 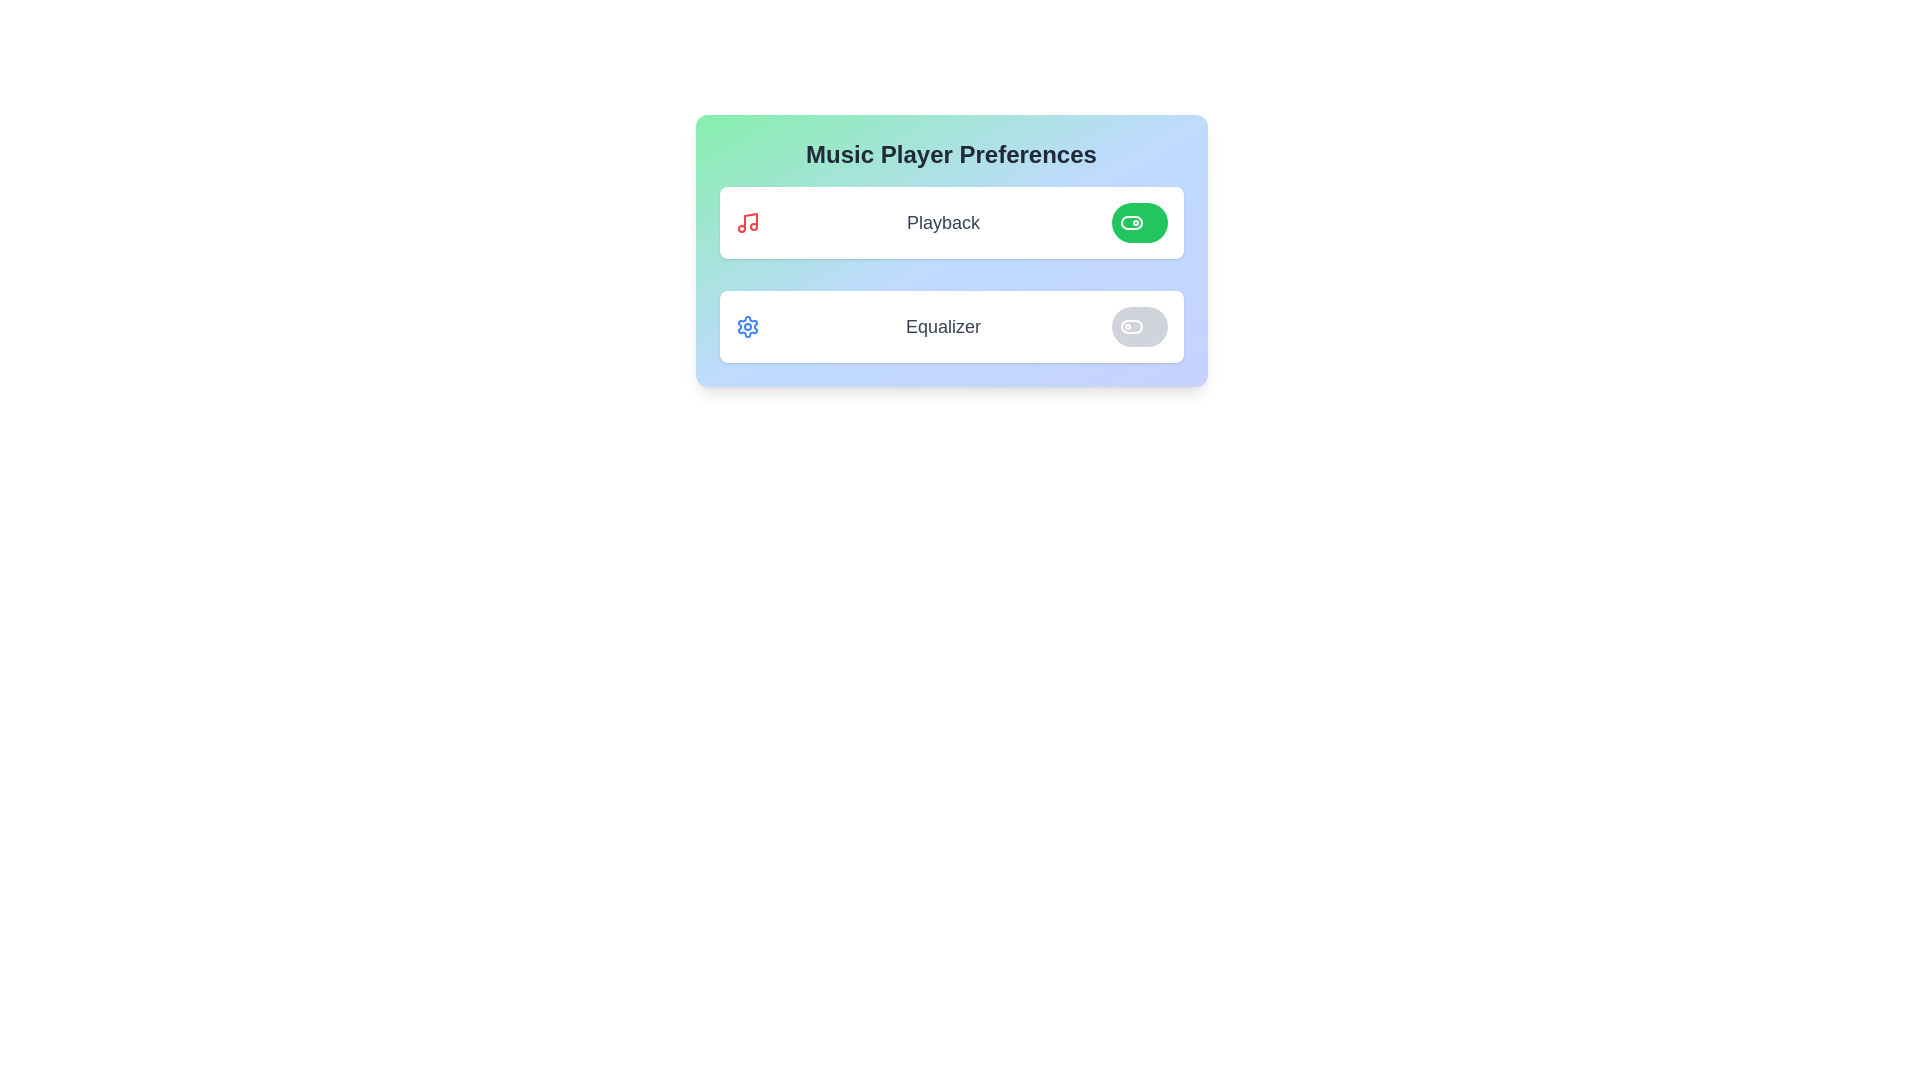 I want to click on the gear-like icon with a blue outline located to the left of the 'Equalizer' text for contextual understanding, so click(x=746, y=326).